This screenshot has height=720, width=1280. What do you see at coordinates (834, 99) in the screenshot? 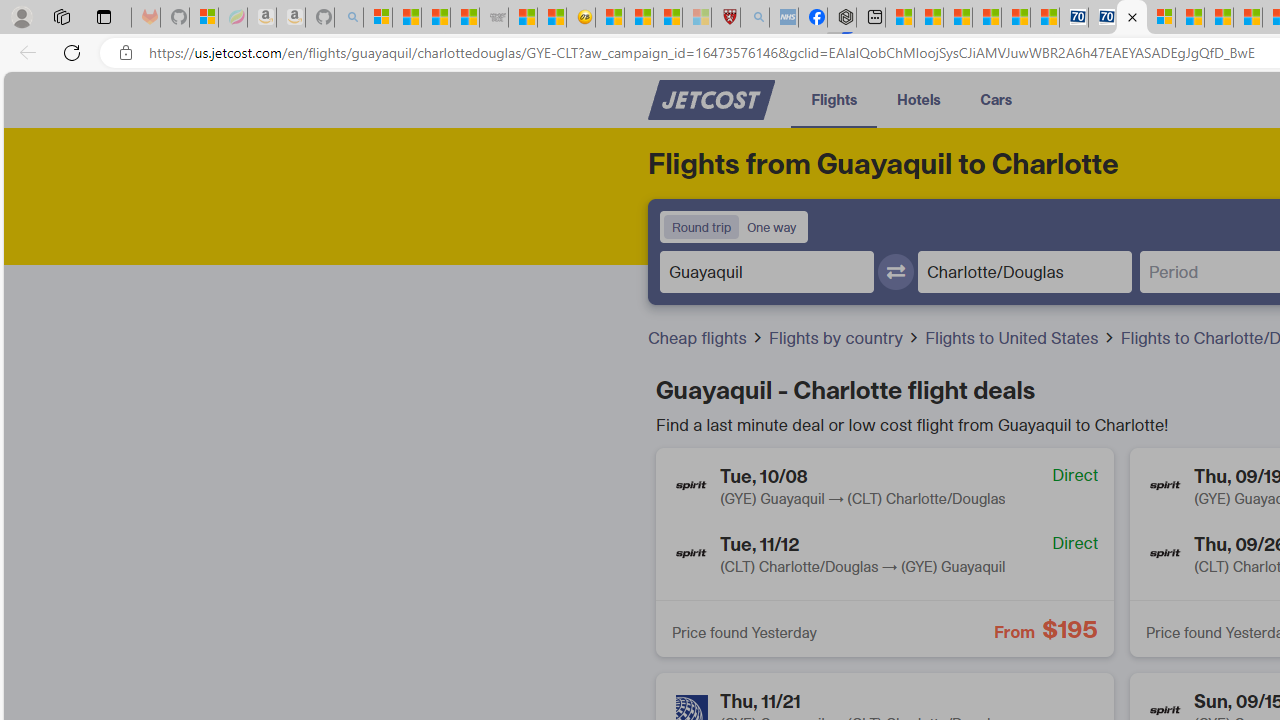
I see `'Flights'` at bounding box center [834, 99].